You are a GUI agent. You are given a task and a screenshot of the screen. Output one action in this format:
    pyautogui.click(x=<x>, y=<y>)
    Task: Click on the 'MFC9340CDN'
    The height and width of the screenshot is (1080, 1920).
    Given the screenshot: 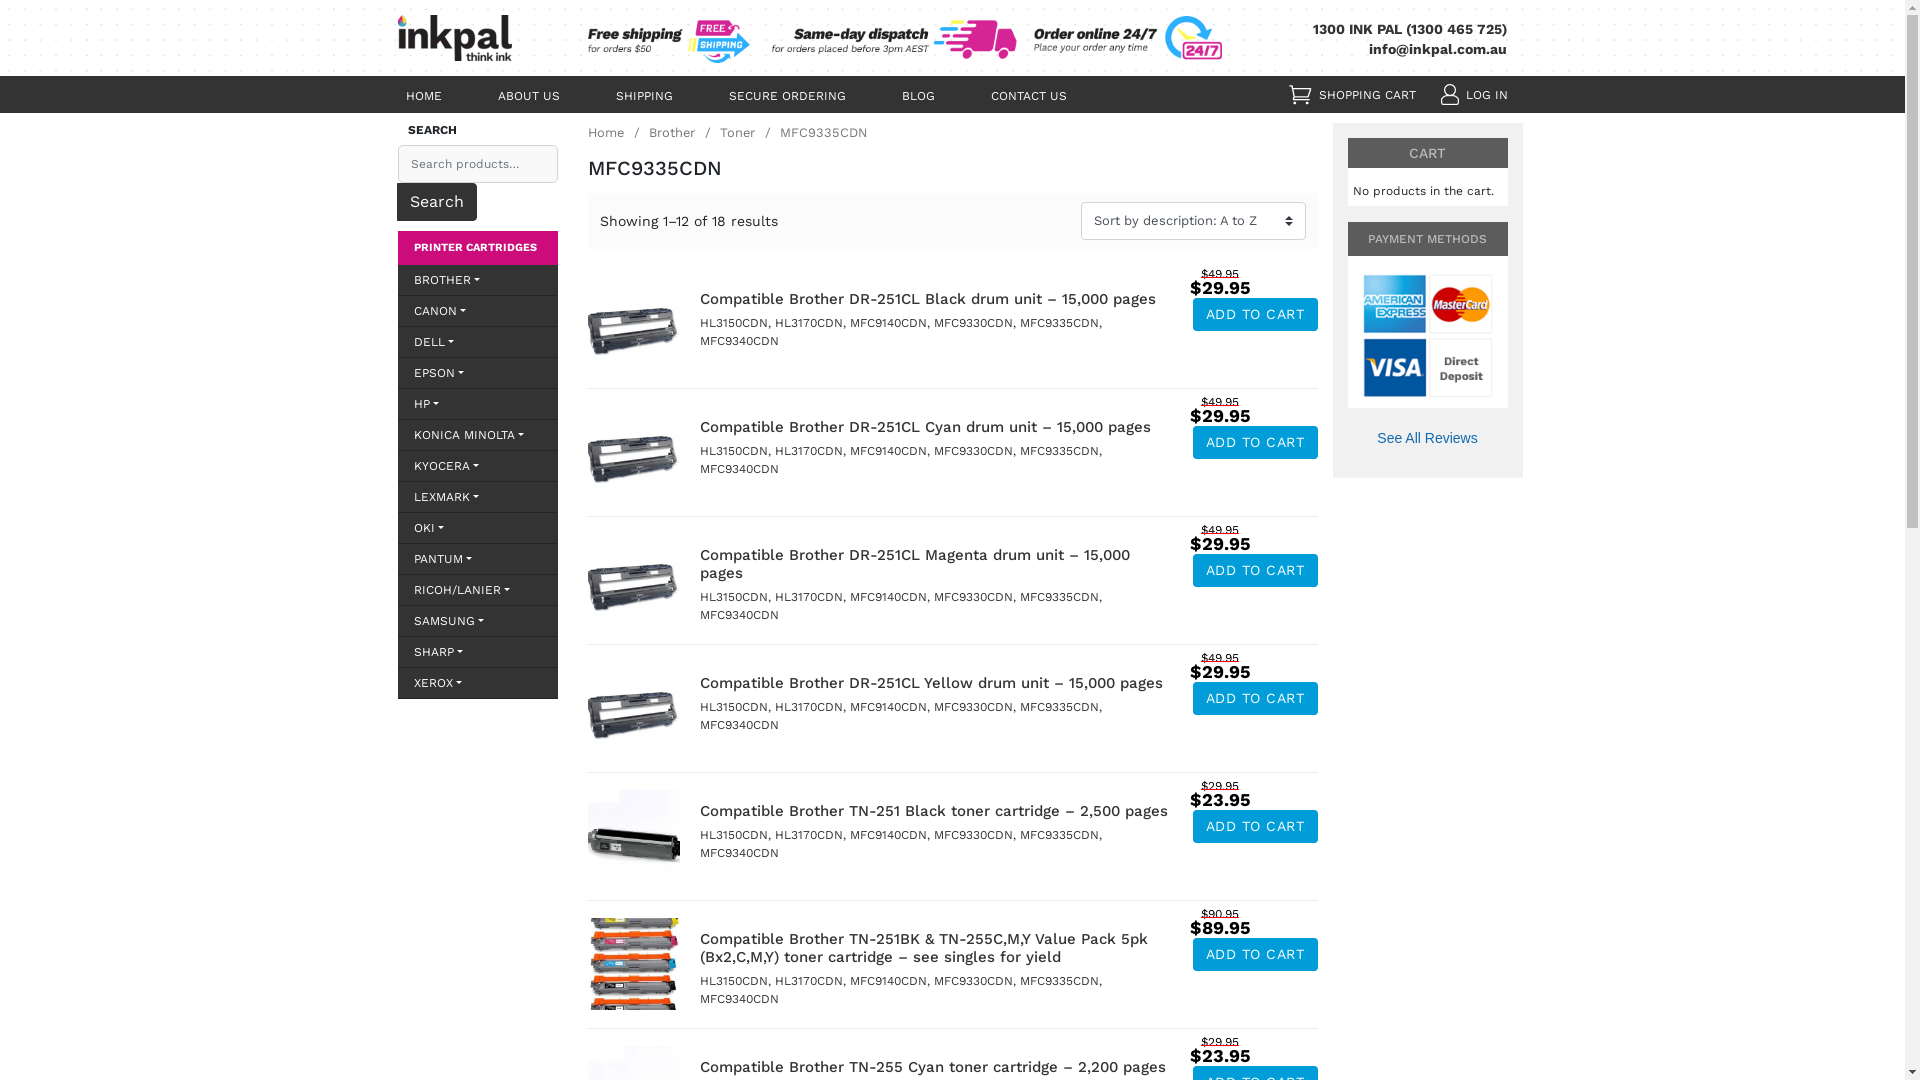 What is the action you would take?
    pyautogui.click(x=738, y=339)
    